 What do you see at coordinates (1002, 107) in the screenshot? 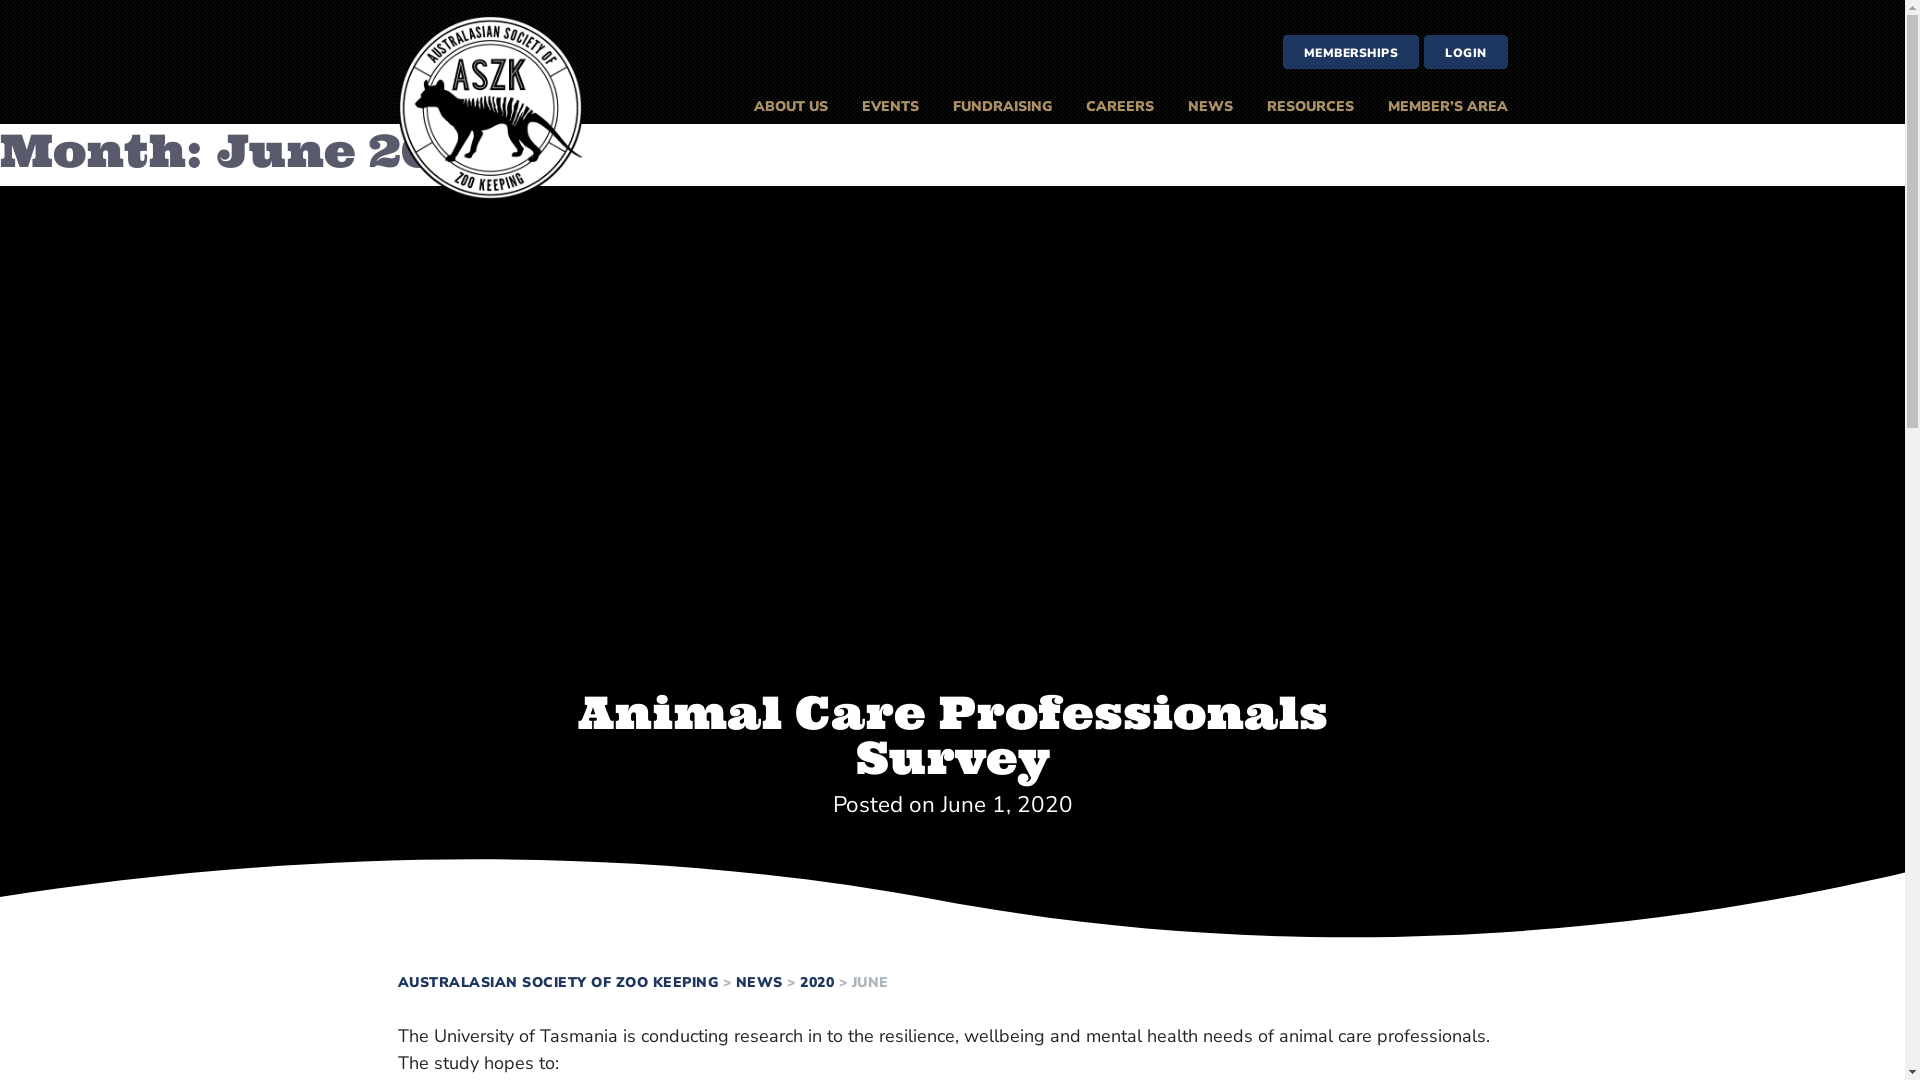
I see `'FUNDRAISING'` at bounding box center [1002, 107].